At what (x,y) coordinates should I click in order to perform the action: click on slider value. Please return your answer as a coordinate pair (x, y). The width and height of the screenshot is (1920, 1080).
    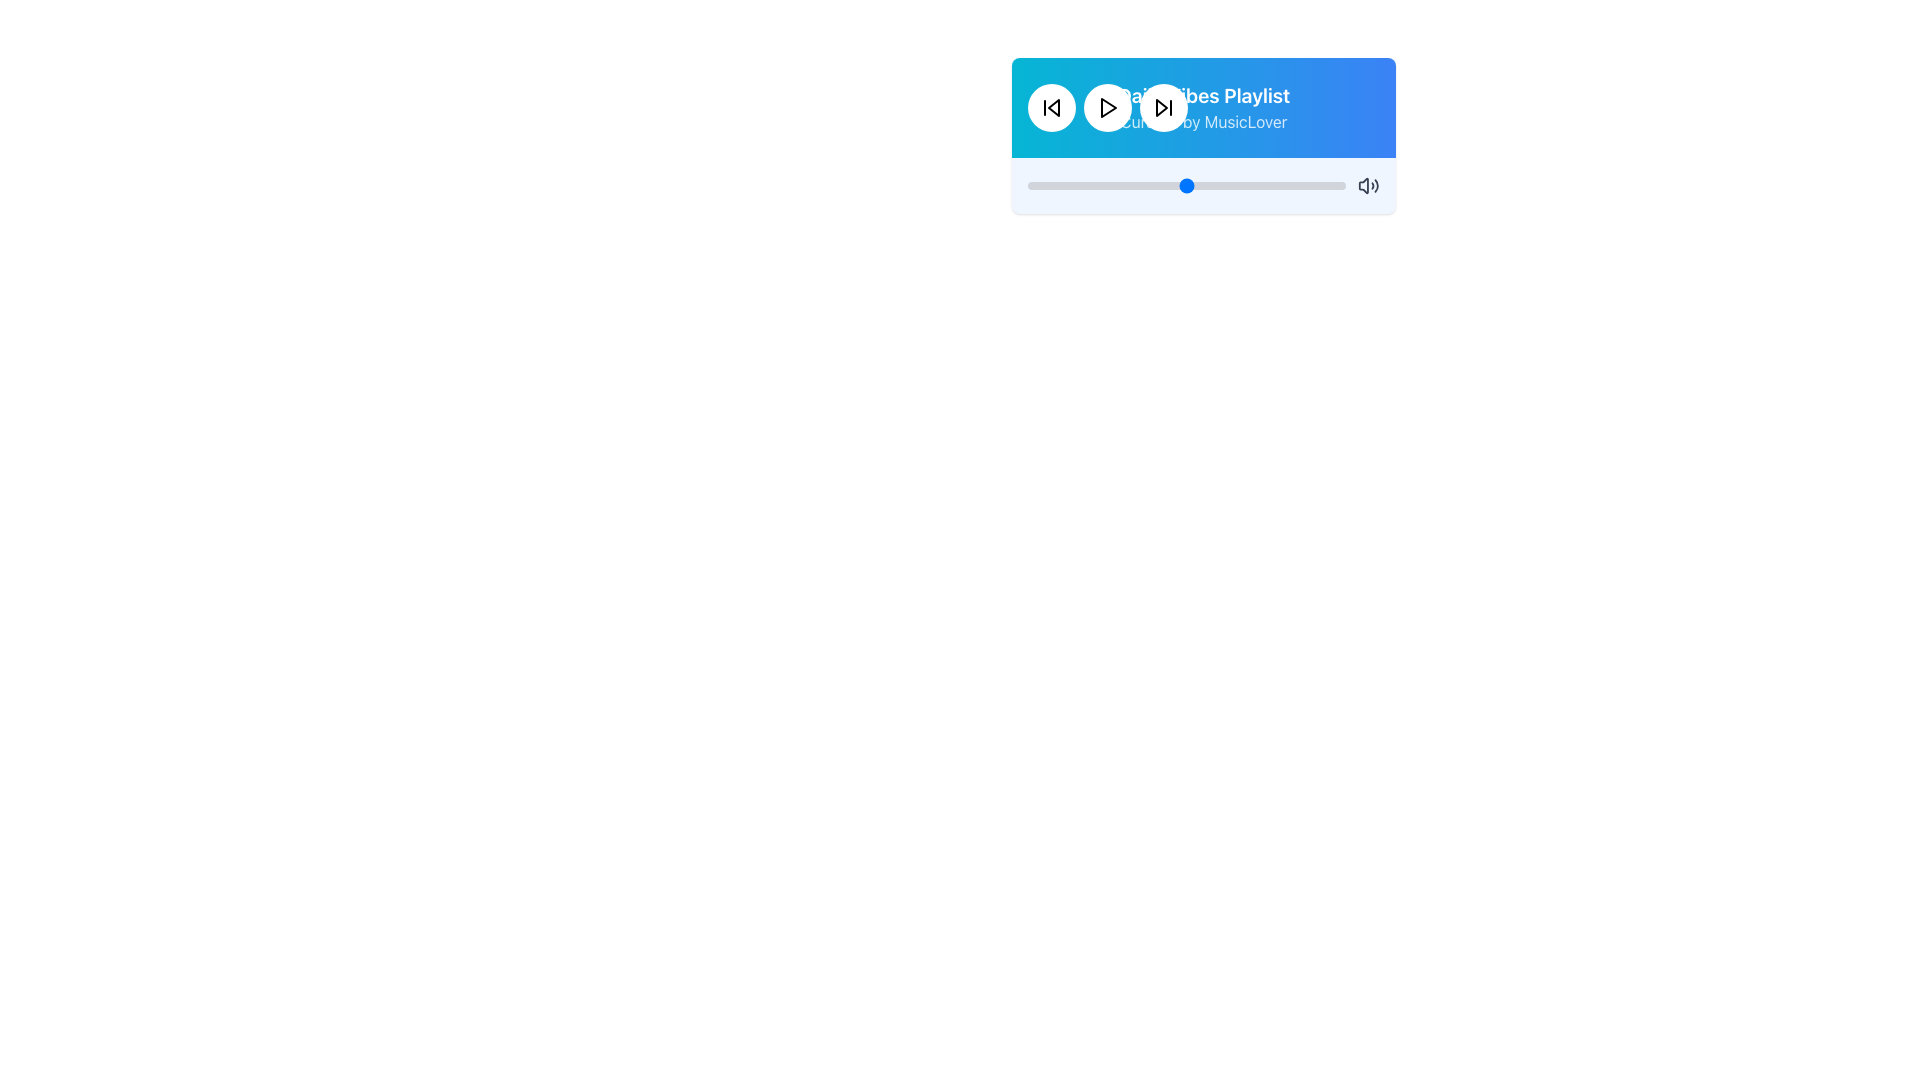
    Looking at the image, I should click on (1097, 185).